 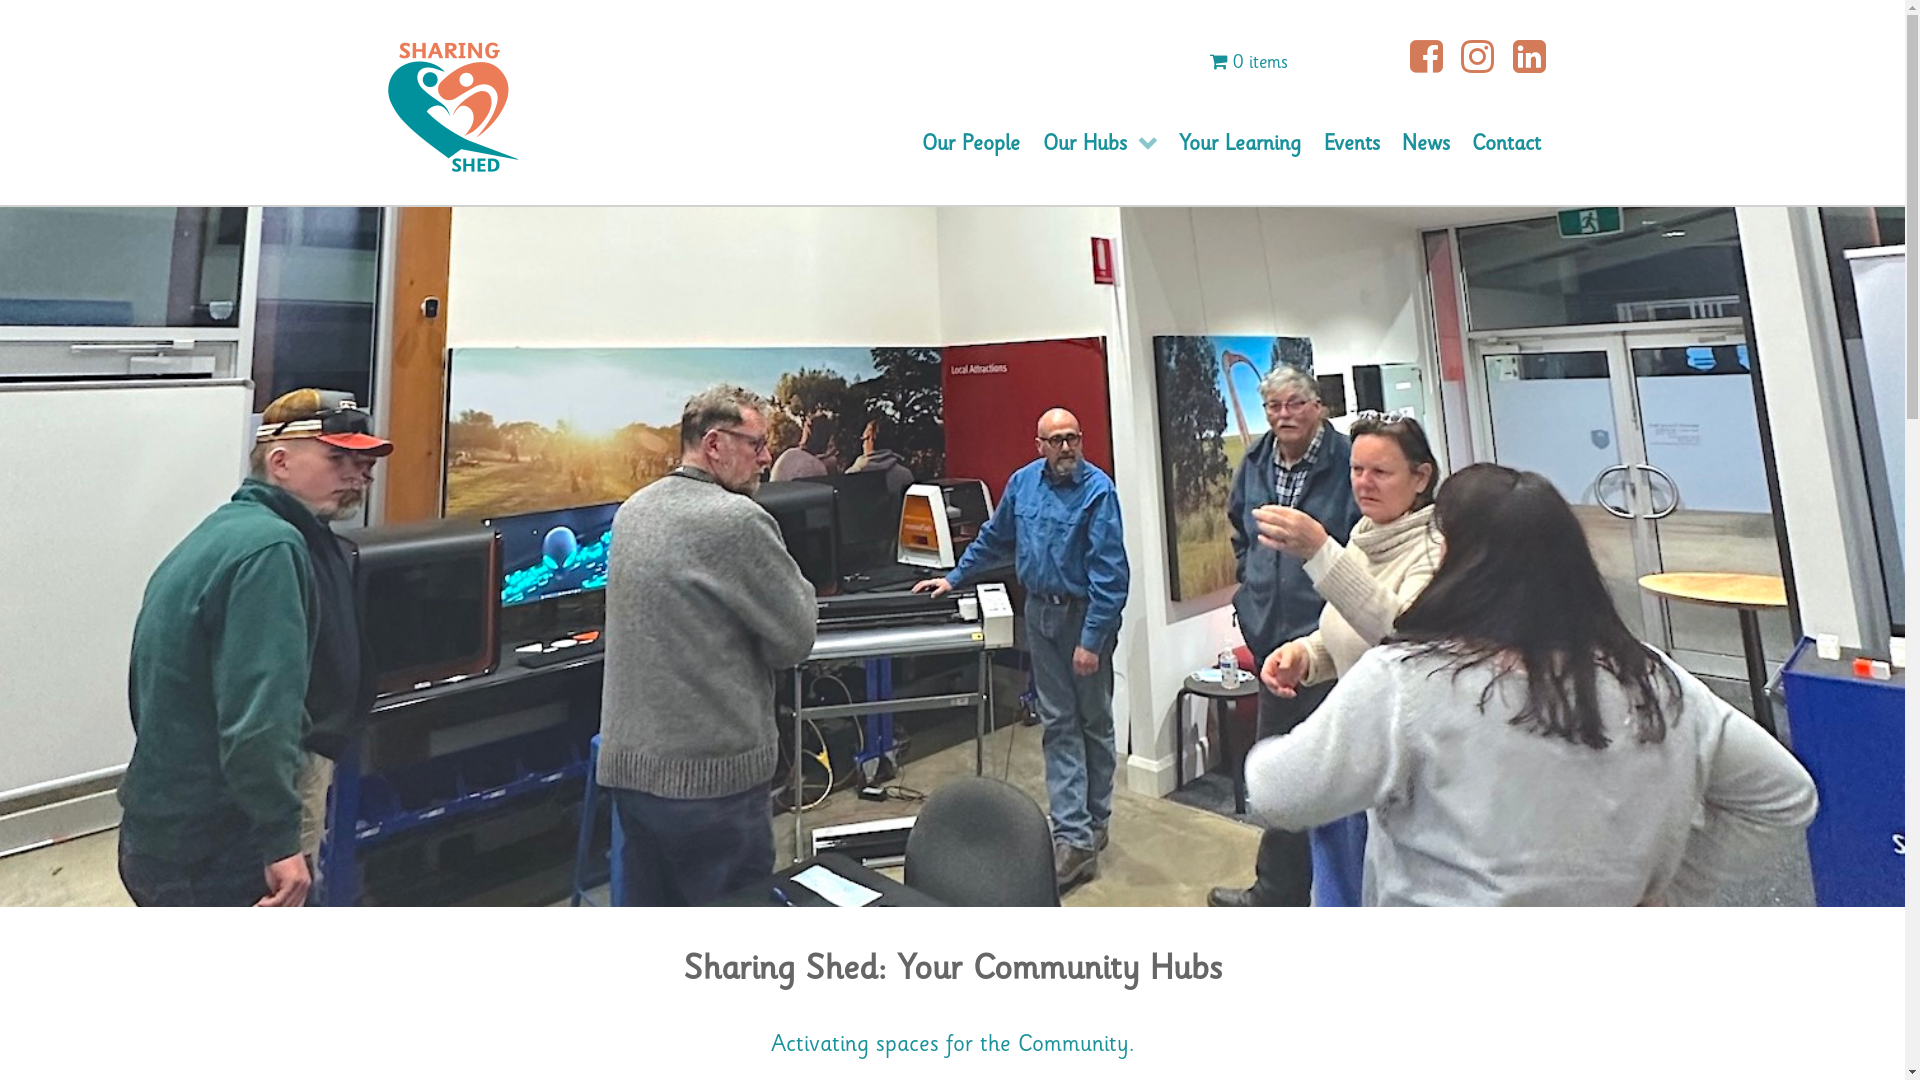 What do you see at coordinates (1424, 142) in the screenshot?
I see `'News'` at bounding box center [1424, 142].